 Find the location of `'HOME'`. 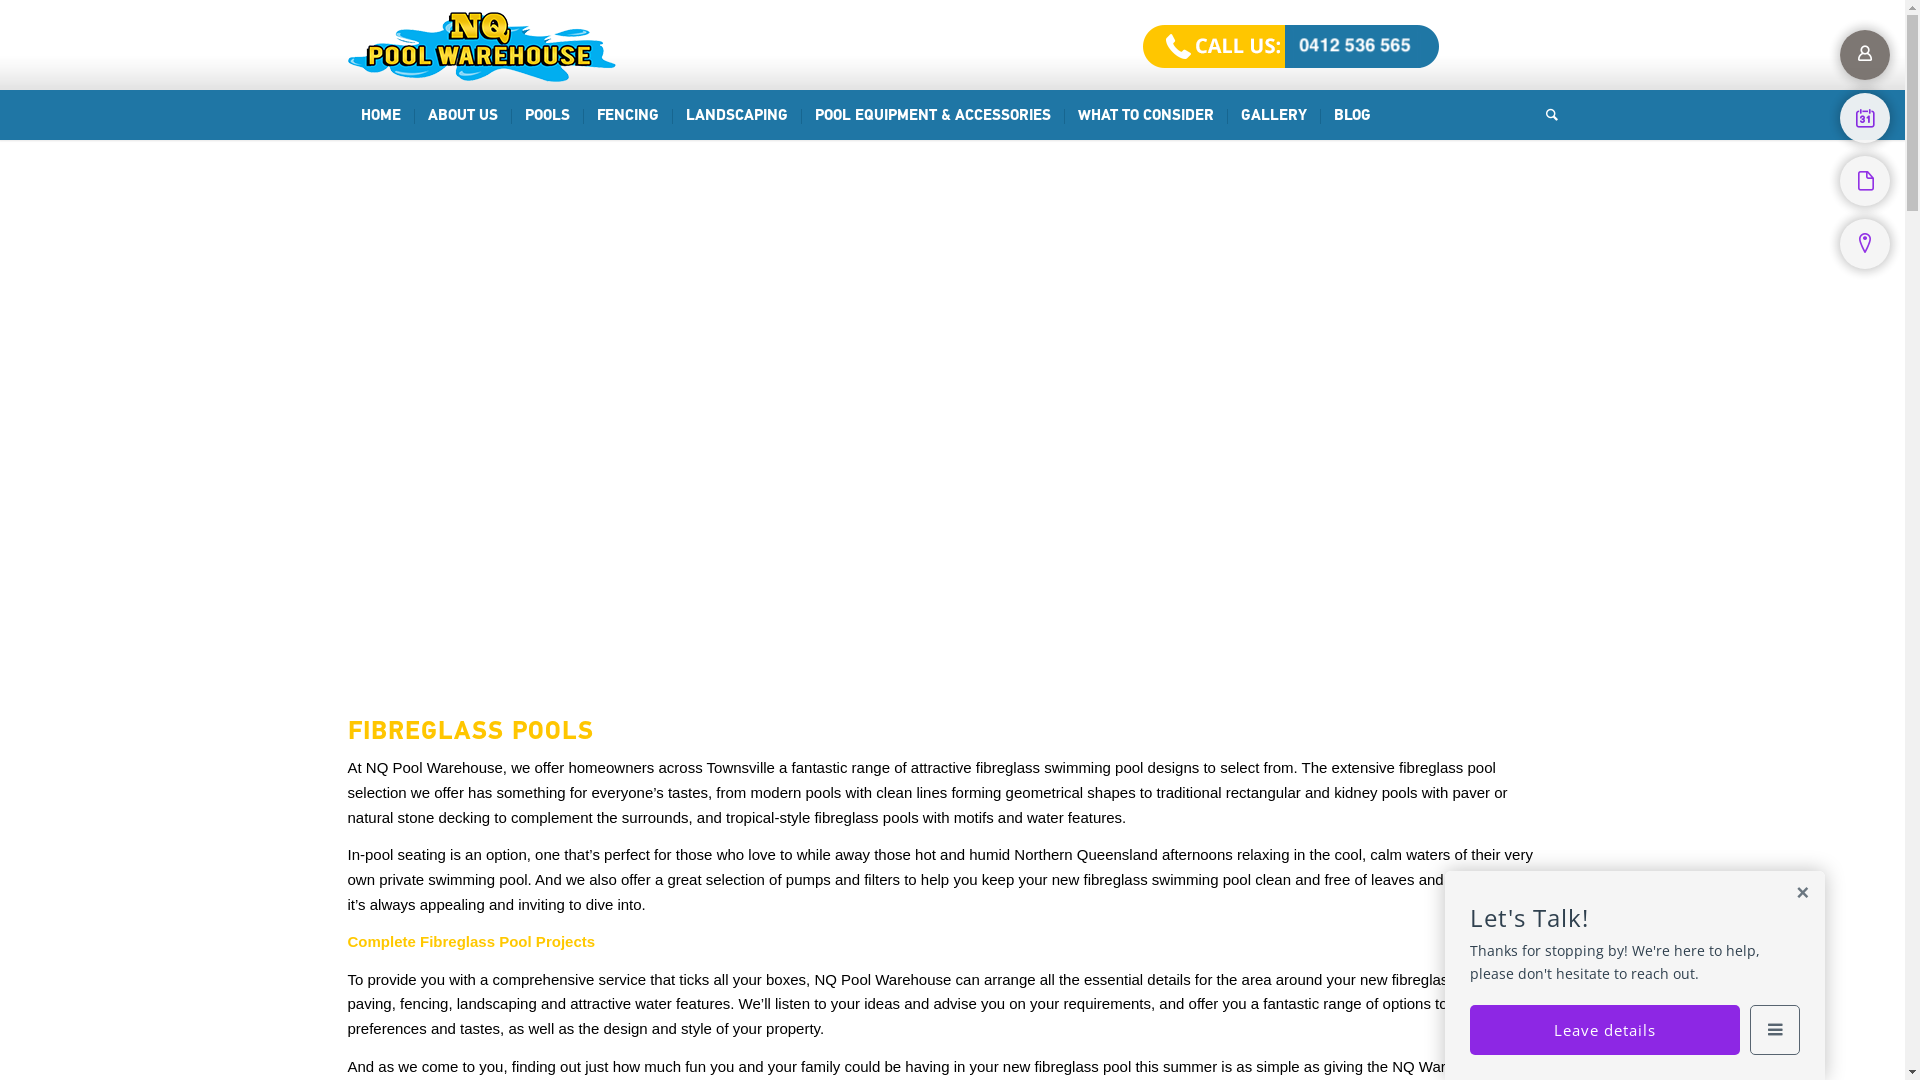

'HOME' is located at coordinates (347, 115).